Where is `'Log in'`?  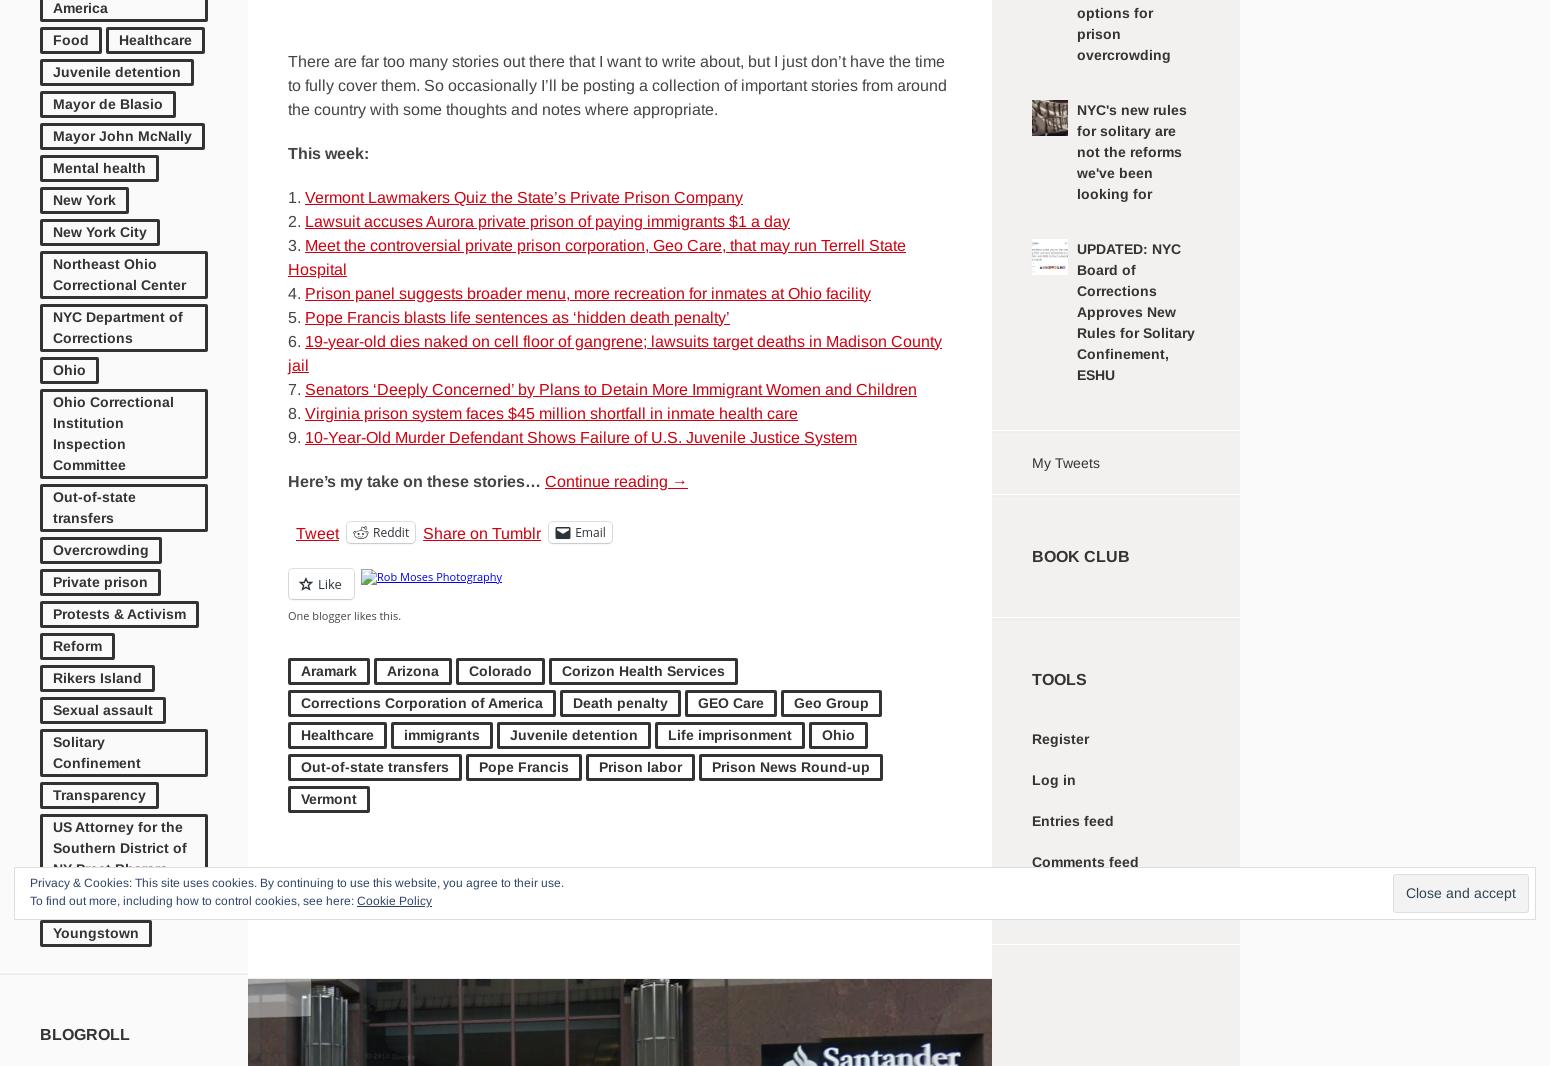 'Log in' is located at coordinates (1054, 778).